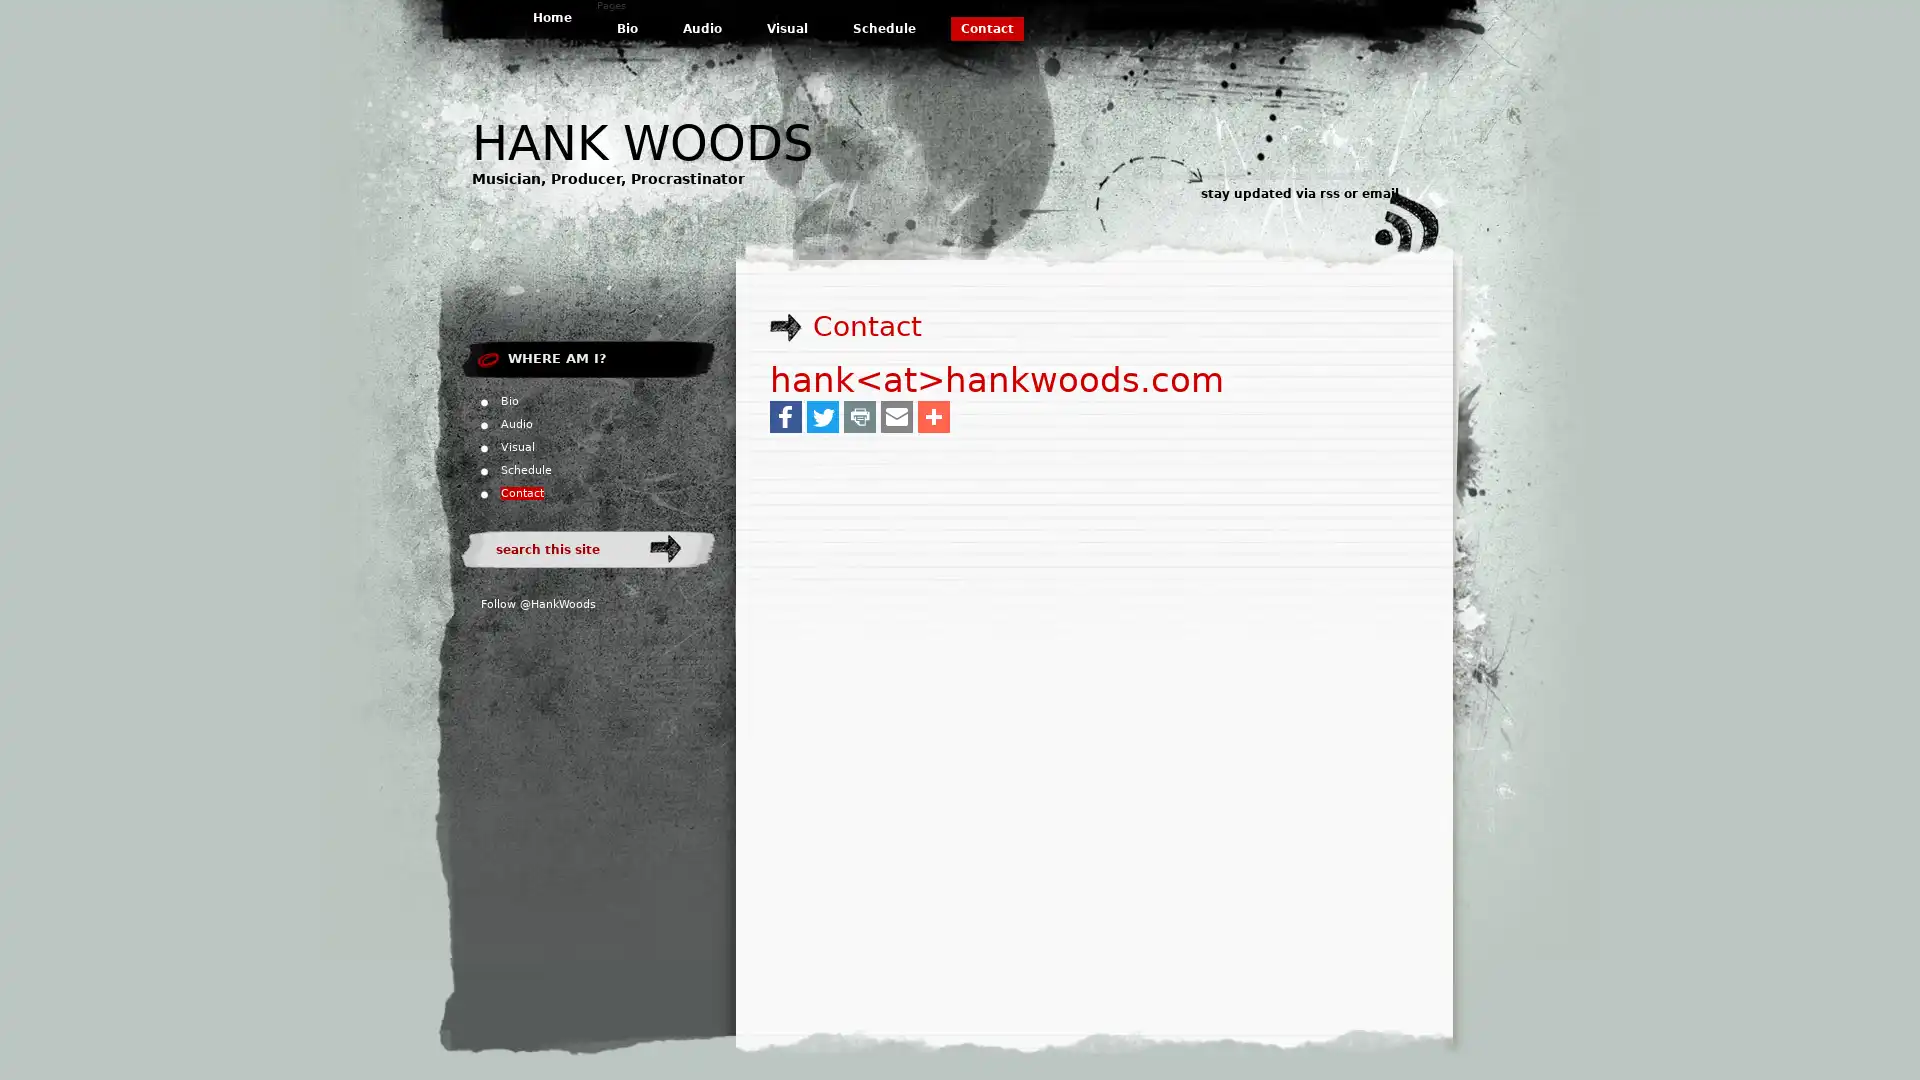  I want to click on Share to Email, so click(896, 415).